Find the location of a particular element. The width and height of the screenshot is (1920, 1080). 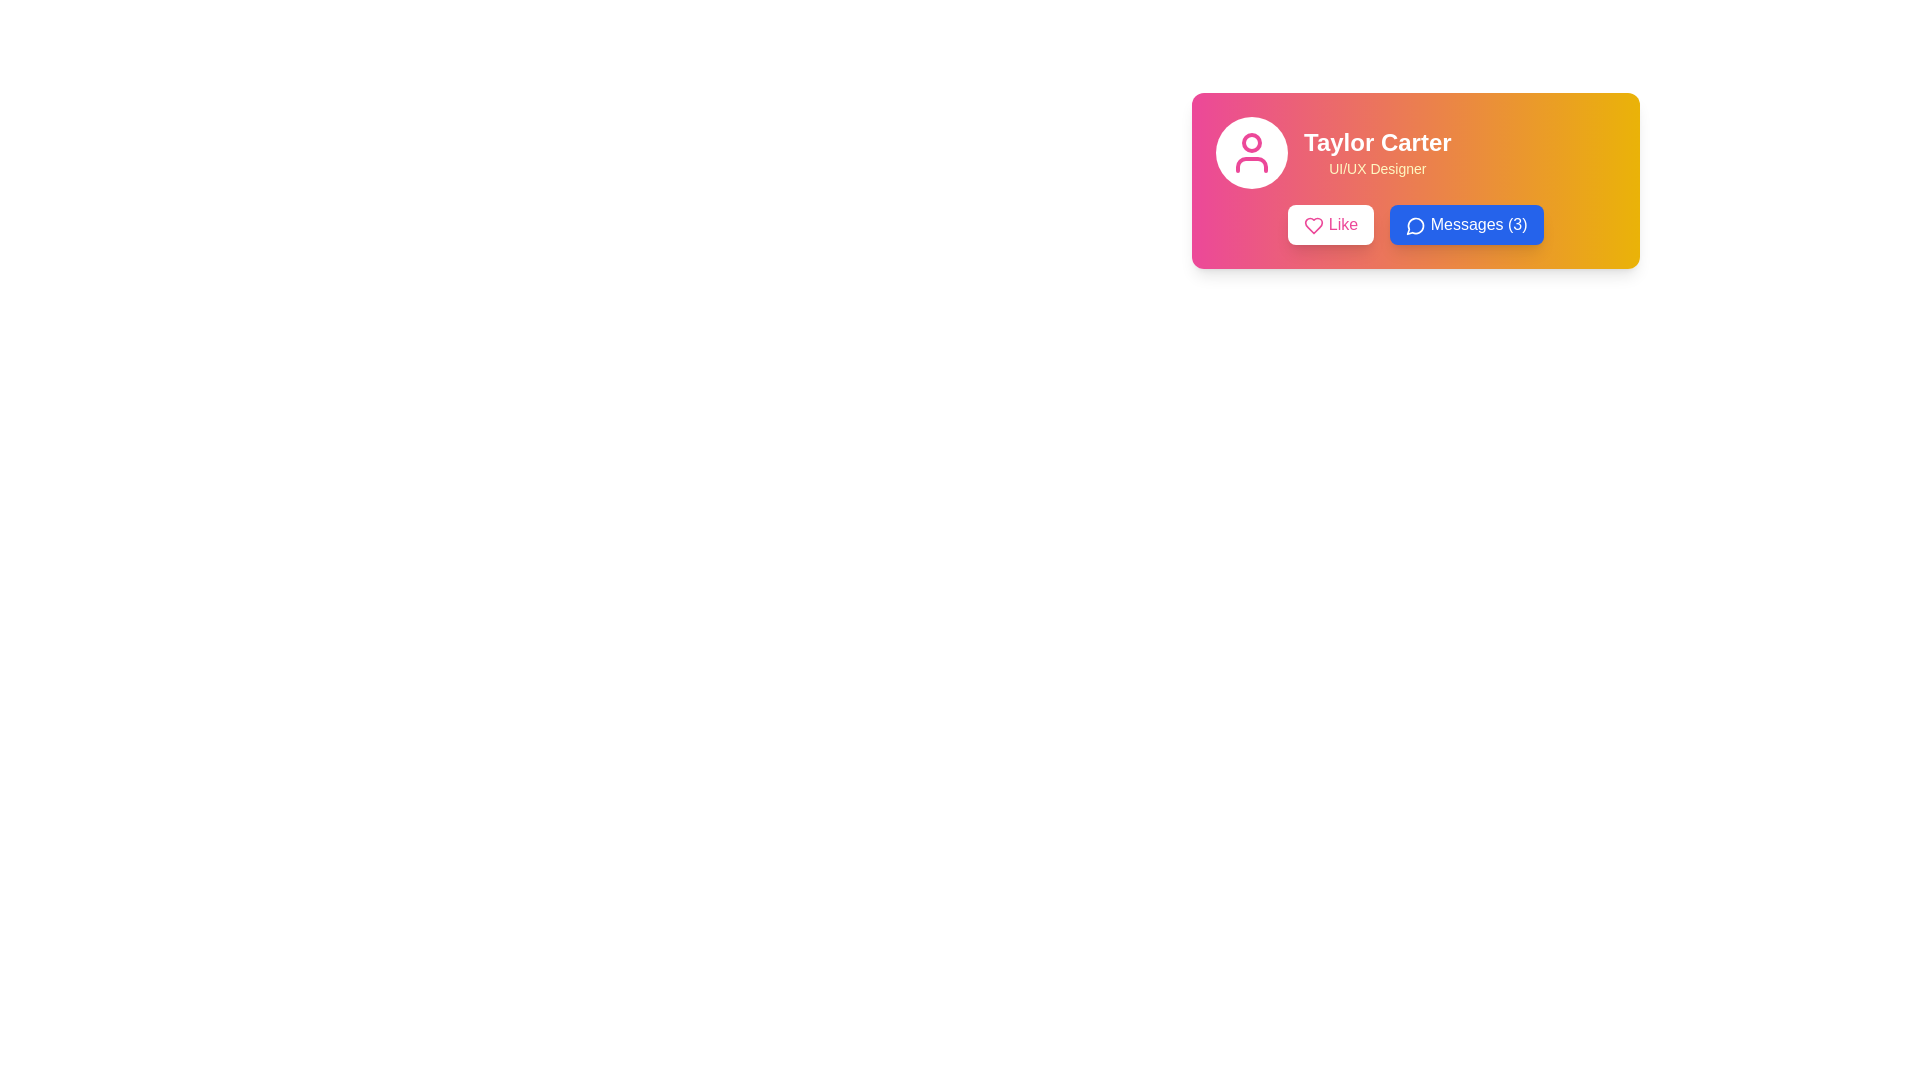

the static text label that provides additional information about the user 'Taylor Carter,' which specifies their role as a 'UI/UX Designer.' This label is located beneath the 'Taylor Carter' text within the same card-style component is located at coordinates (1376, 168).